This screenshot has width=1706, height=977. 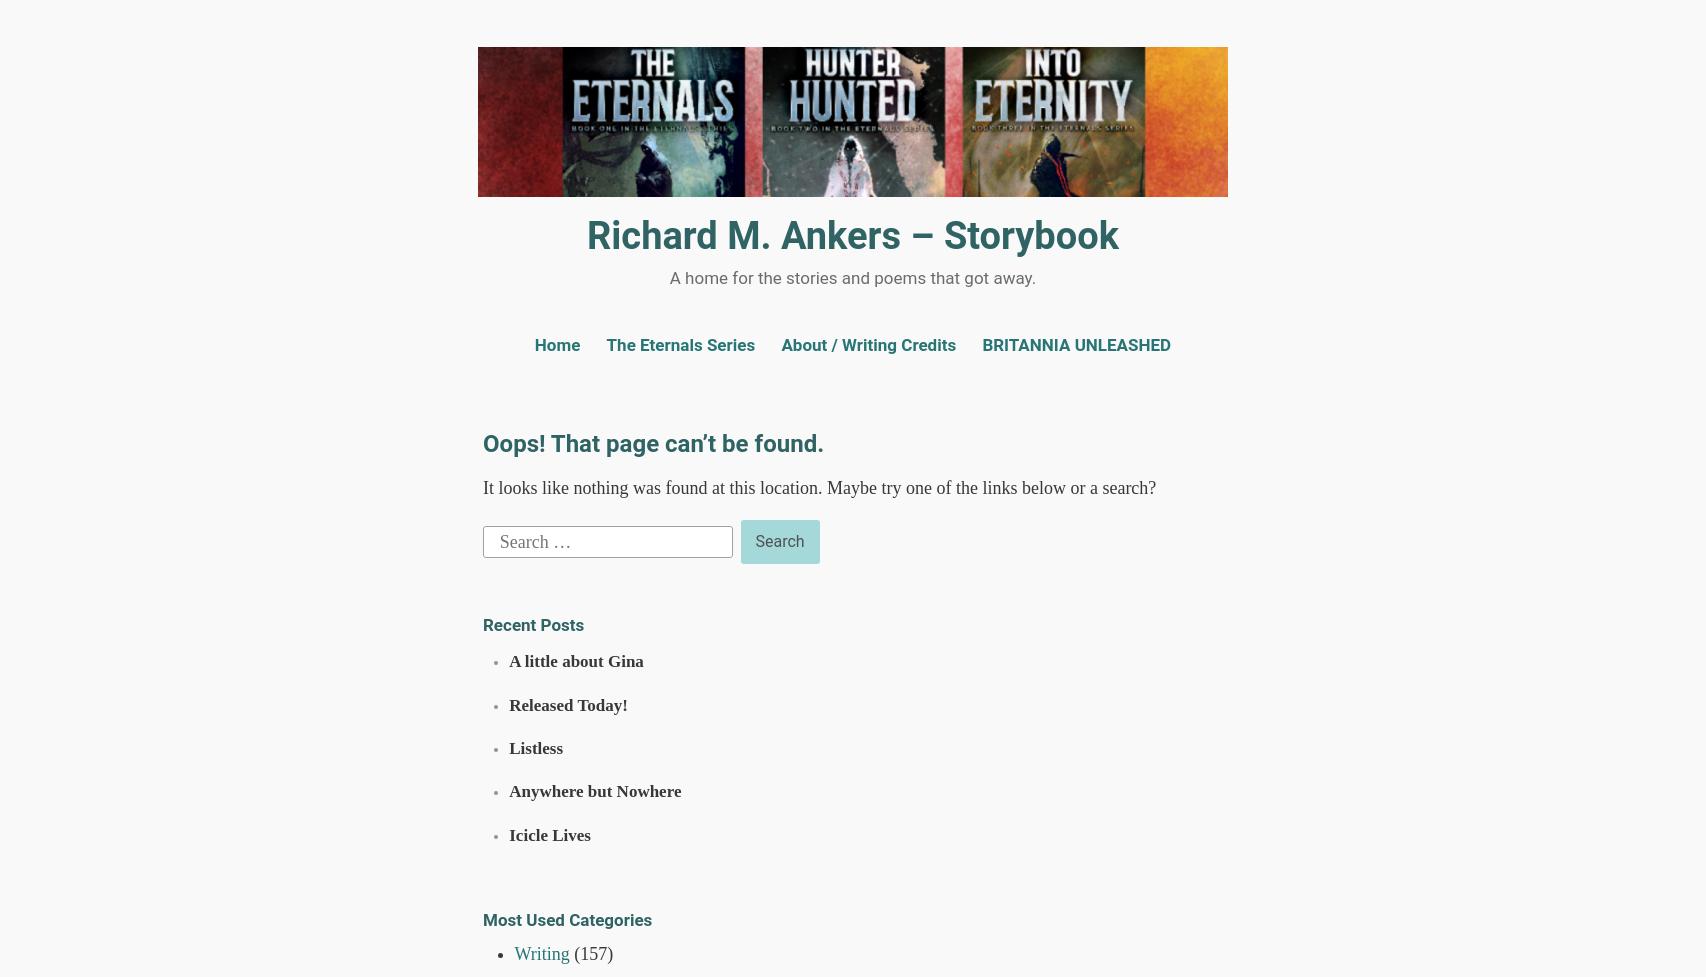 I want to click on 'Most Used Categories', so click(x=566, y=917).